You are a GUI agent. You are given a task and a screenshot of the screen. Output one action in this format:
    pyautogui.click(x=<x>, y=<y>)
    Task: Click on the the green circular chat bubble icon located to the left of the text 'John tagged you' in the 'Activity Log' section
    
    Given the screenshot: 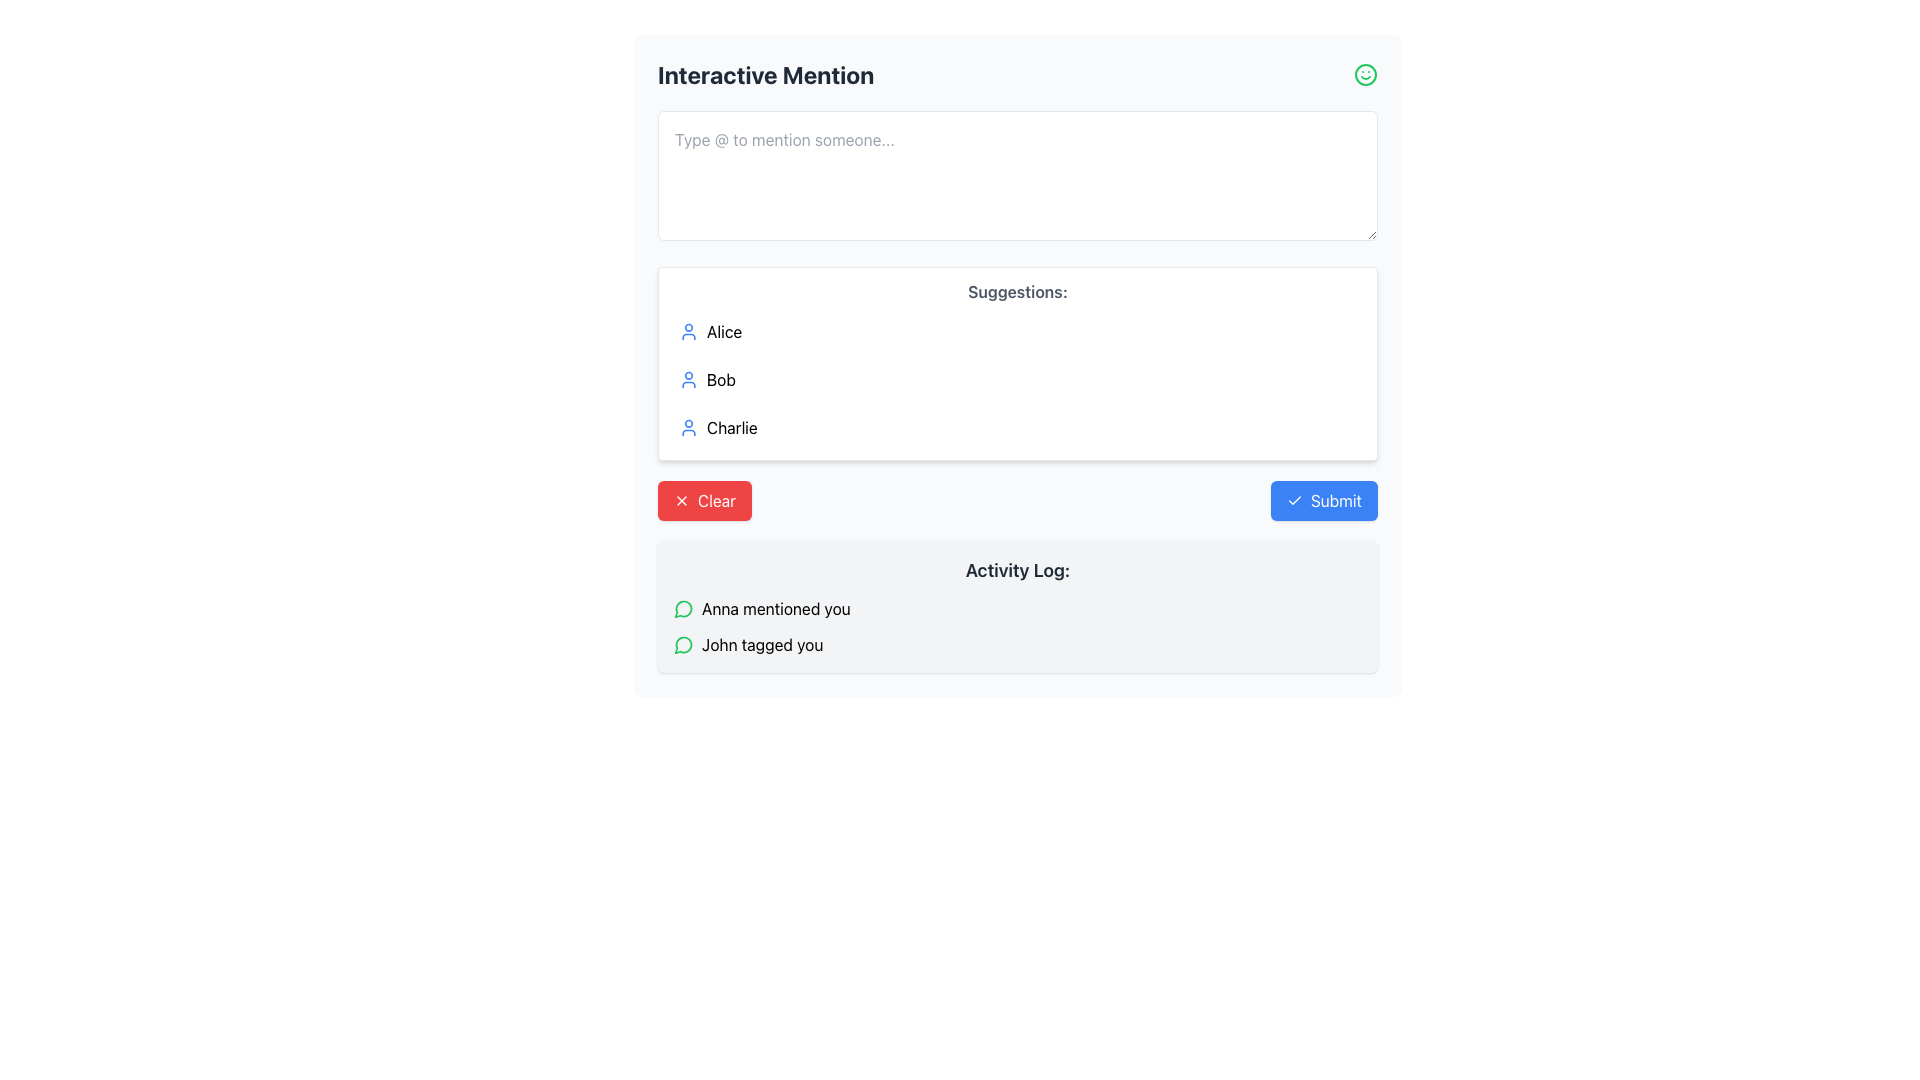 What is the action you would take?
    pyautogui.click(x=684, y=644)
    